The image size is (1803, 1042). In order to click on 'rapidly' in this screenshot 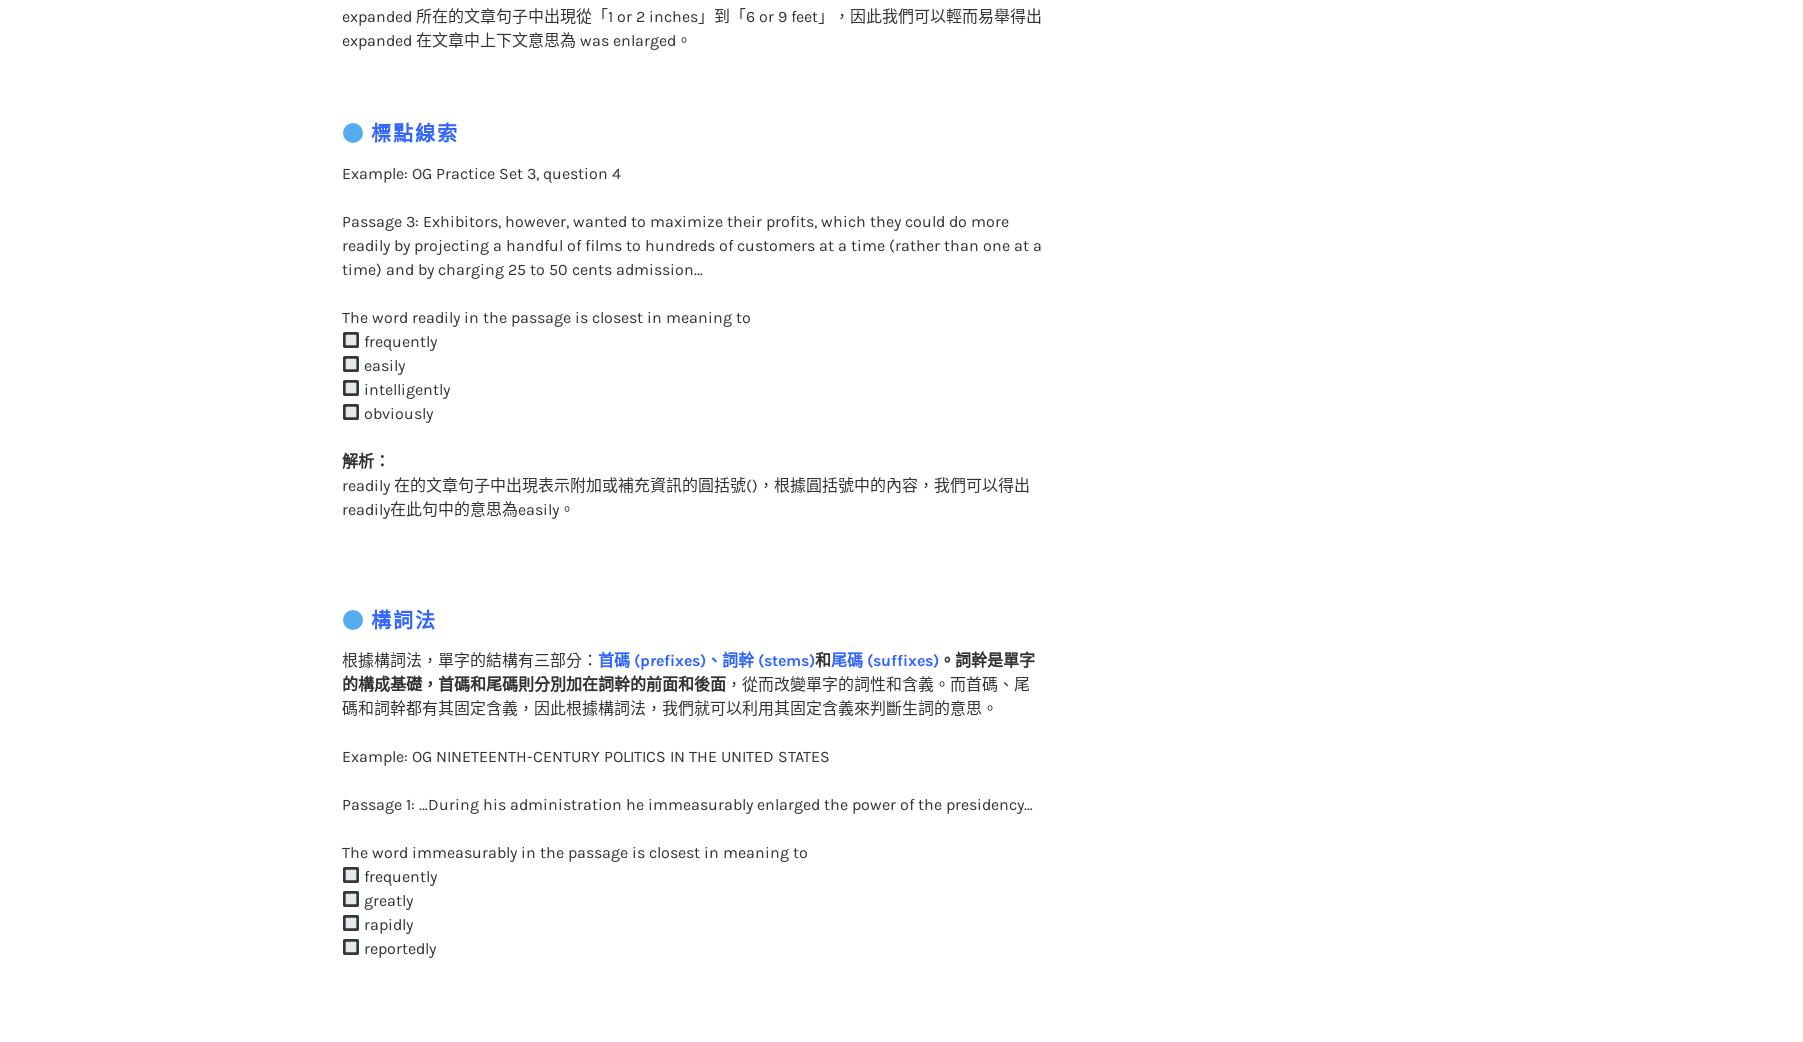, I will do `click(384, 882)`.